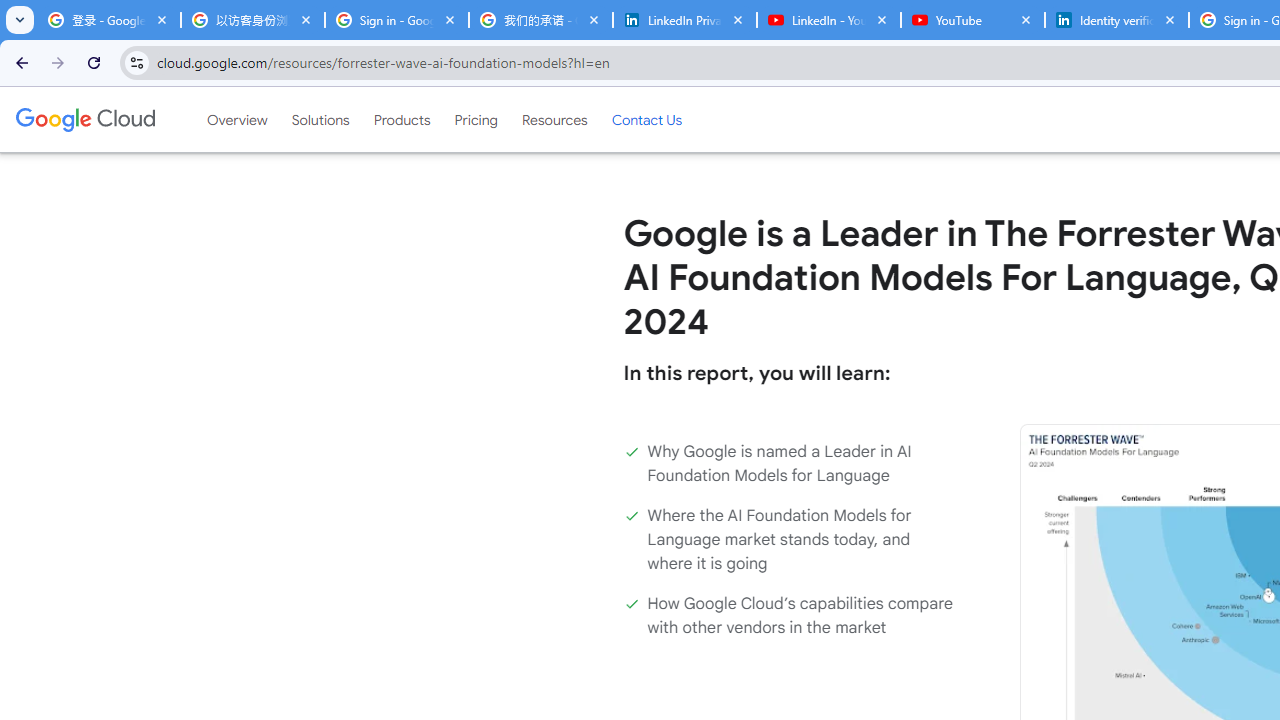  I want to click on 'Products', so click(400, 119).